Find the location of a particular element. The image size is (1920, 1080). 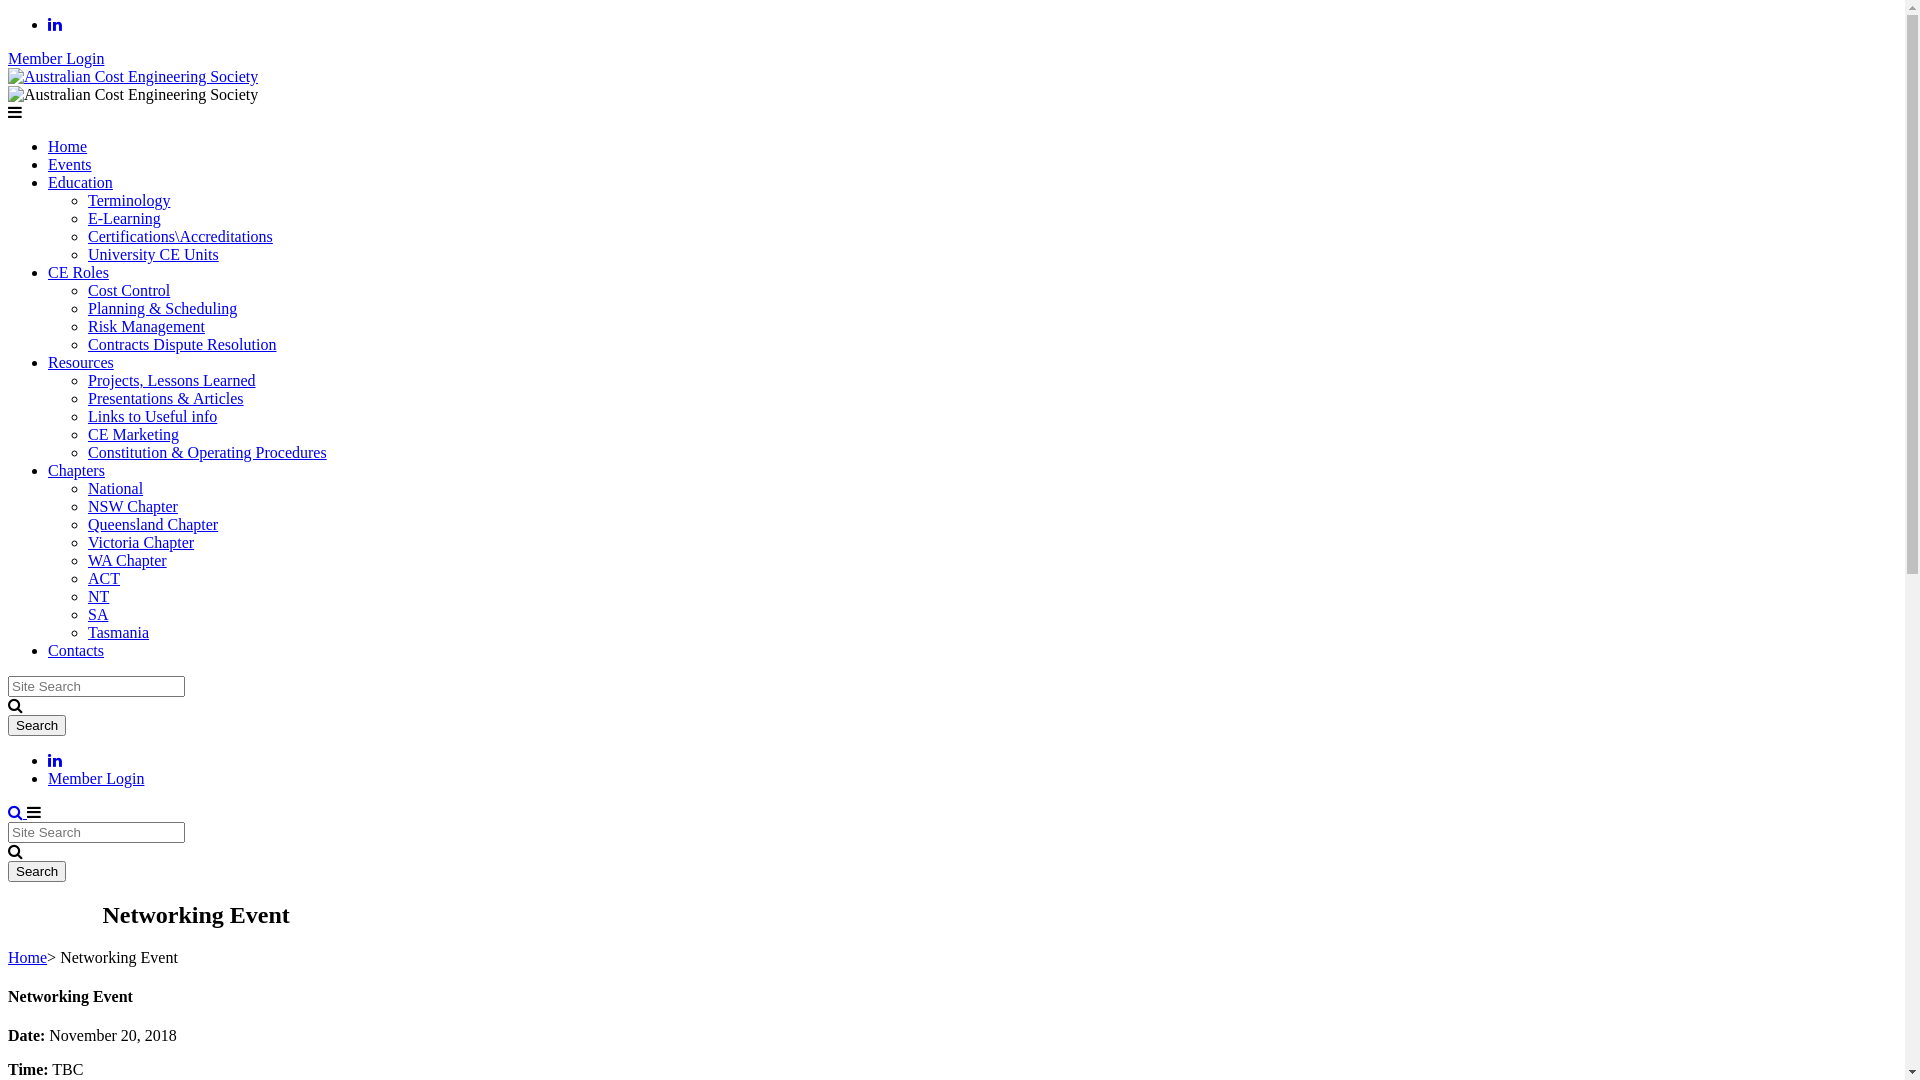

'Contracts Dispute Resolution' is located at coordinates (86, 343).